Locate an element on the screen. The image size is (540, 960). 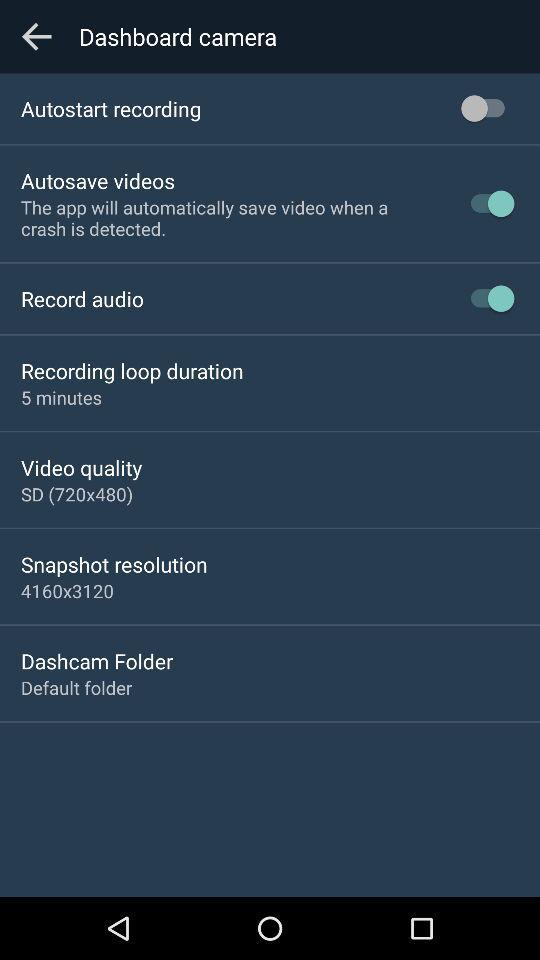
the dashcam folder icon is located at coordinates (96, 661).